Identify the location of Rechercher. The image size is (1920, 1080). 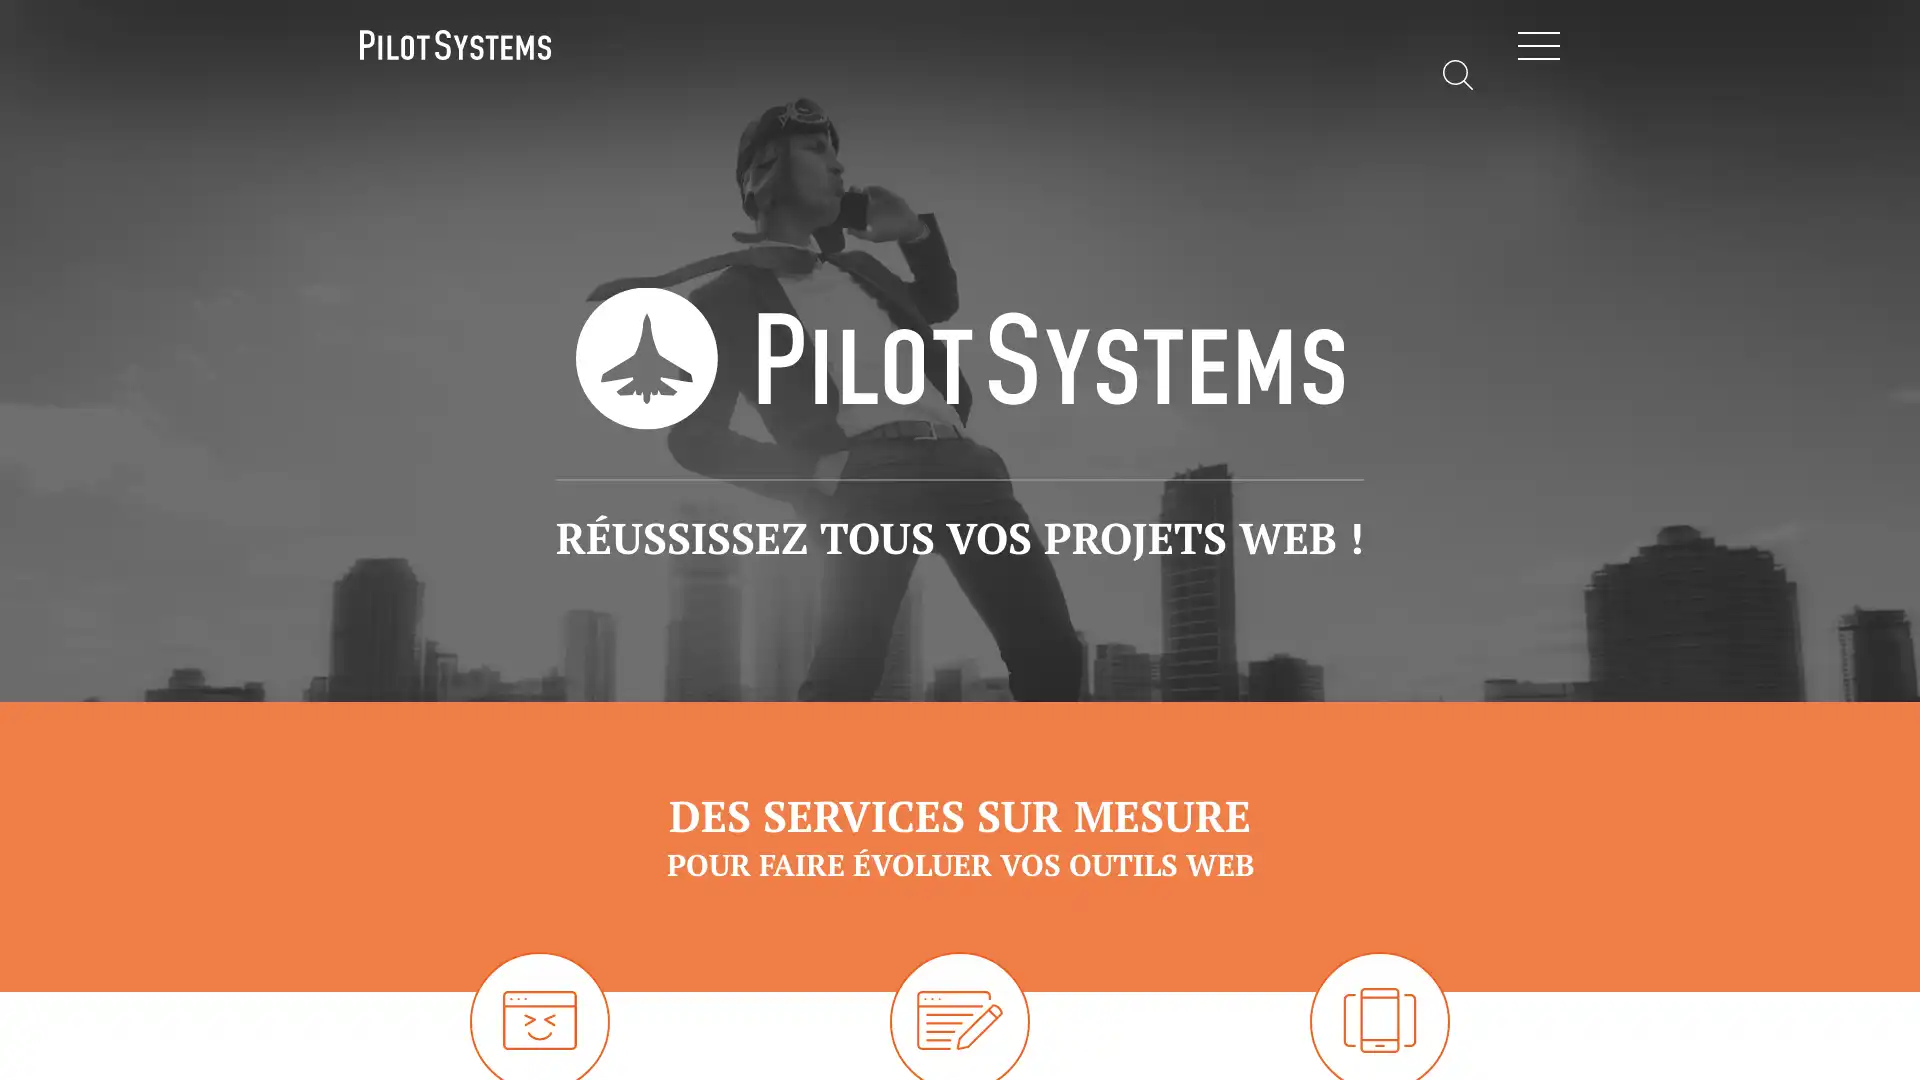
(1458, 45).